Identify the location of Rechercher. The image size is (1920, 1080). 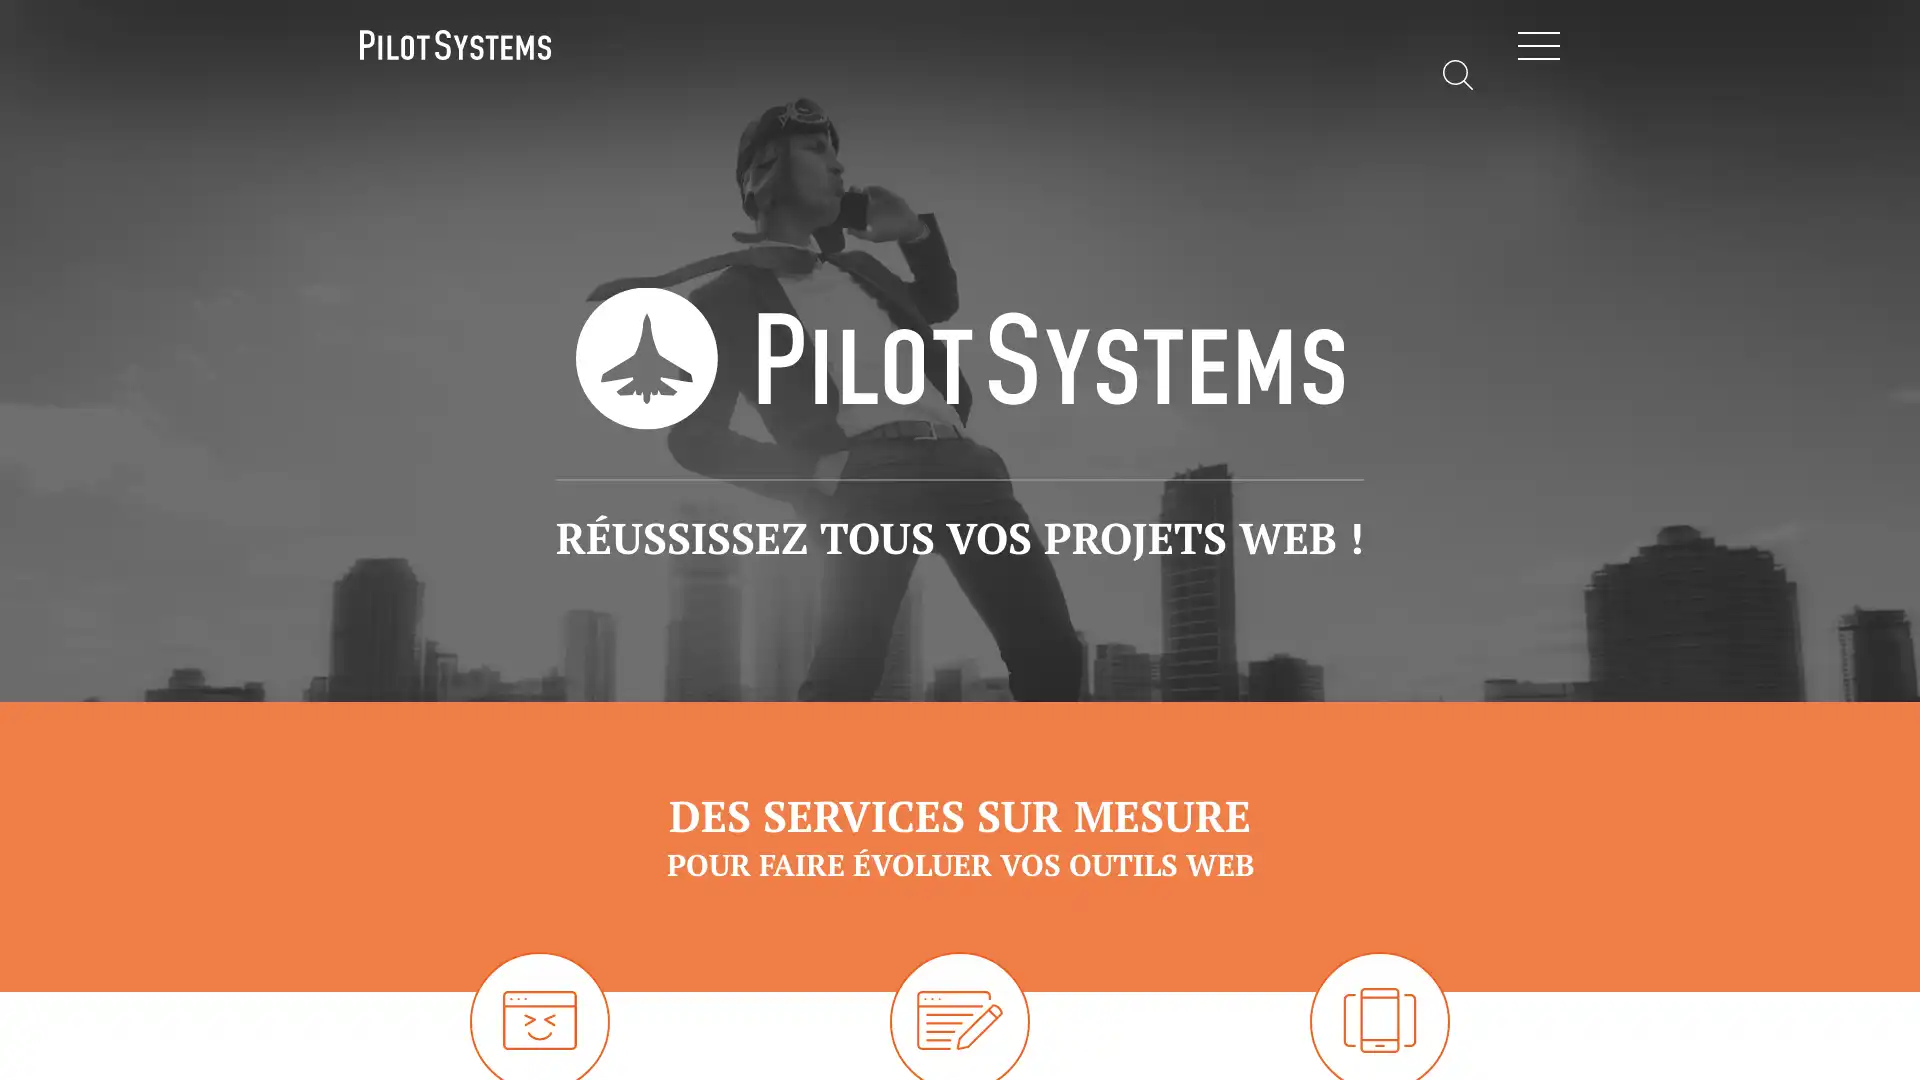
(1458, 45).